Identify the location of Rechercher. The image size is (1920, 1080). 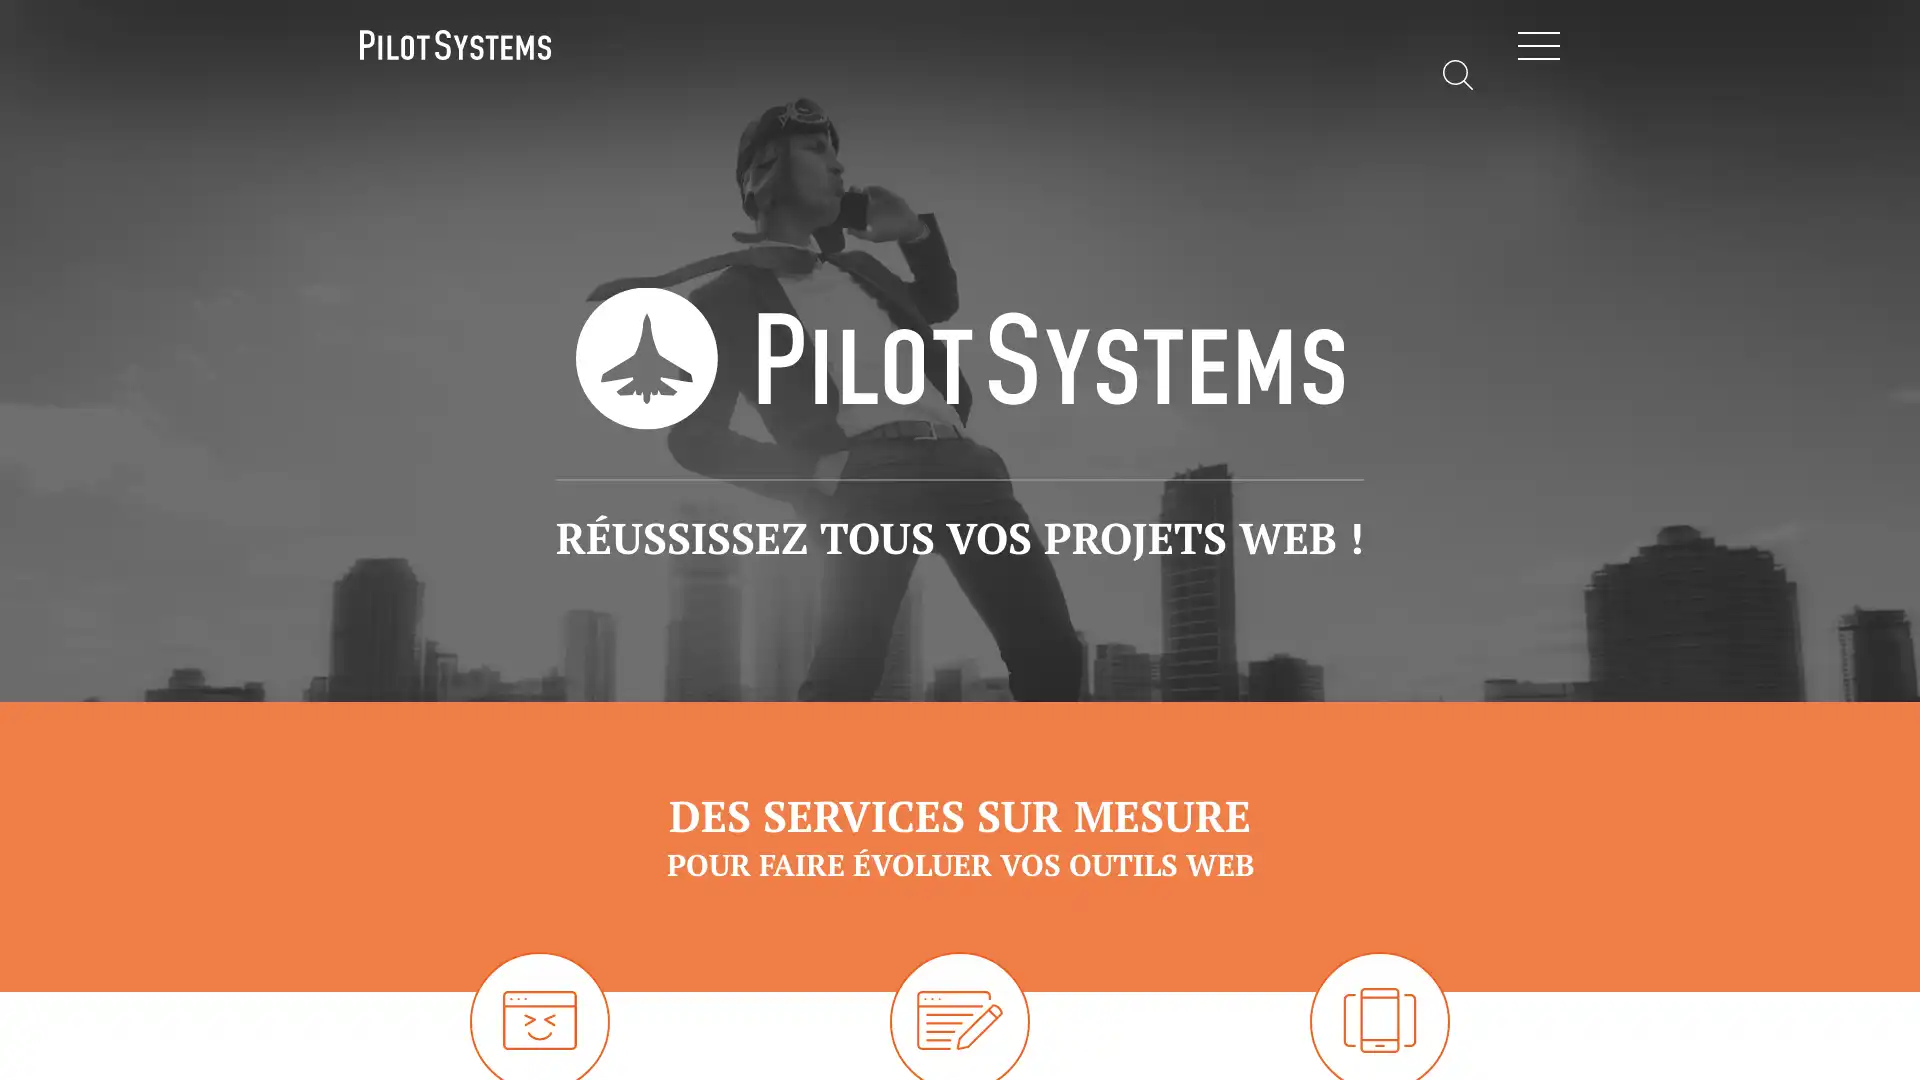
(1458, 45).